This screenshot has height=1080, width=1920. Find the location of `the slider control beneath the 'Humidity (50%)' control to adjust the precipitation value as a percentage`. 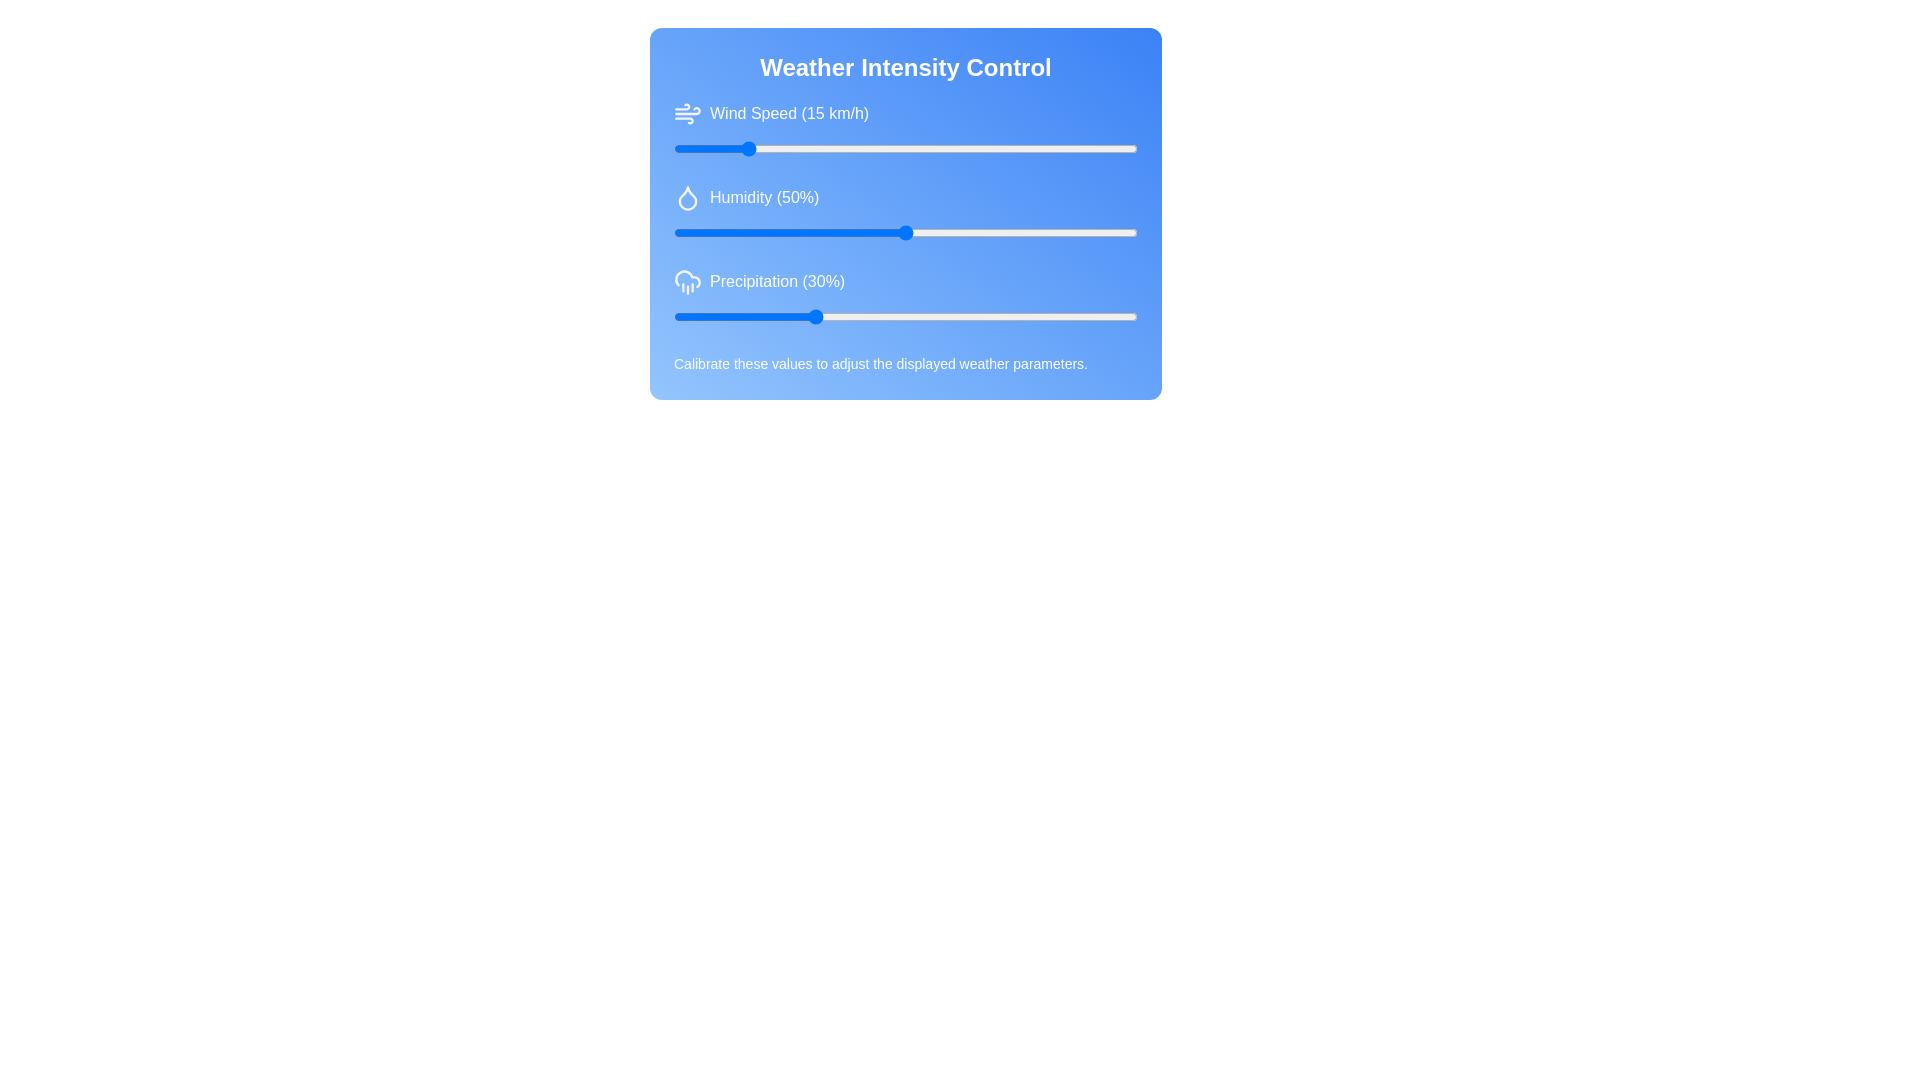

the slider control beneath the 'Humidity (50%)' control to adjust the precipitation value as a percentage is located at coordinates (905, 297).